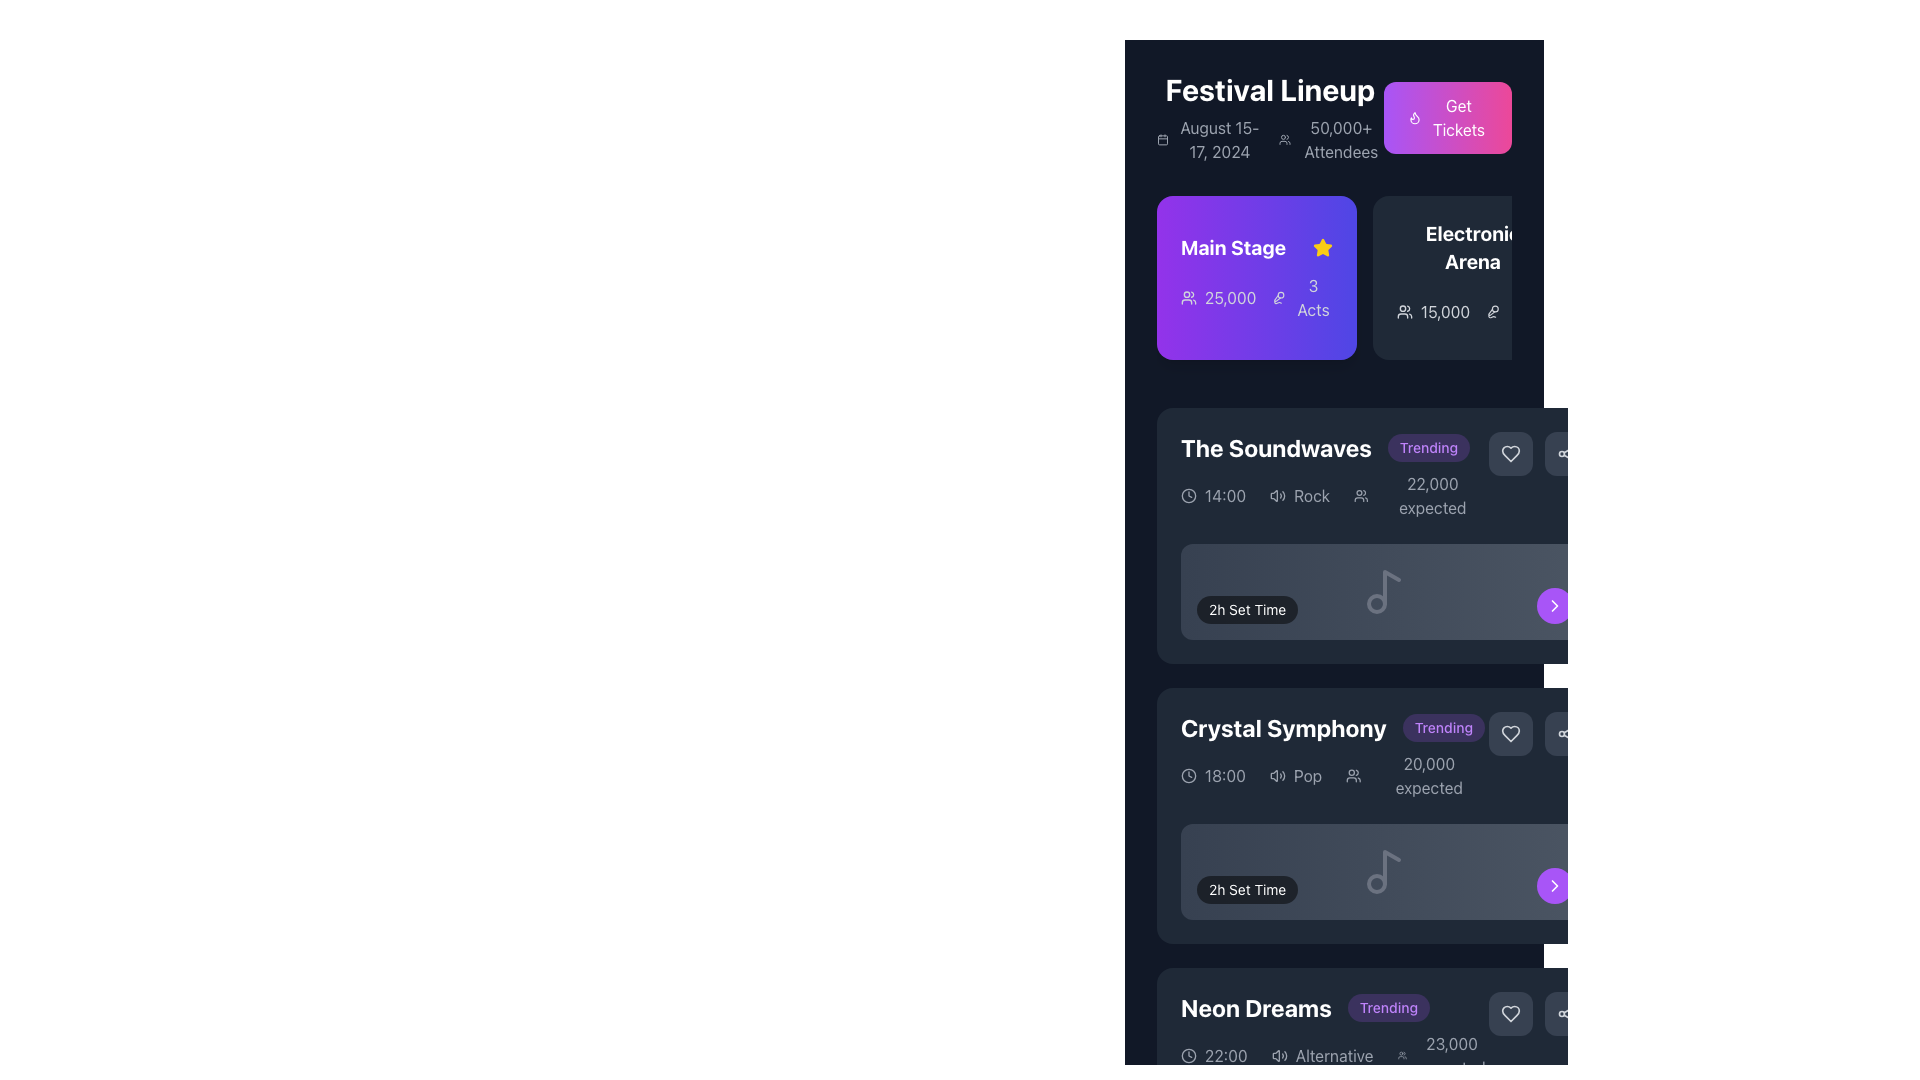  Describe the element at coordinates (1459, 118) in the screenshot. I see `the 'Get Tickets' button with a flame icon located in the top-right corner of the 'Festival Lineup' section` at that location.